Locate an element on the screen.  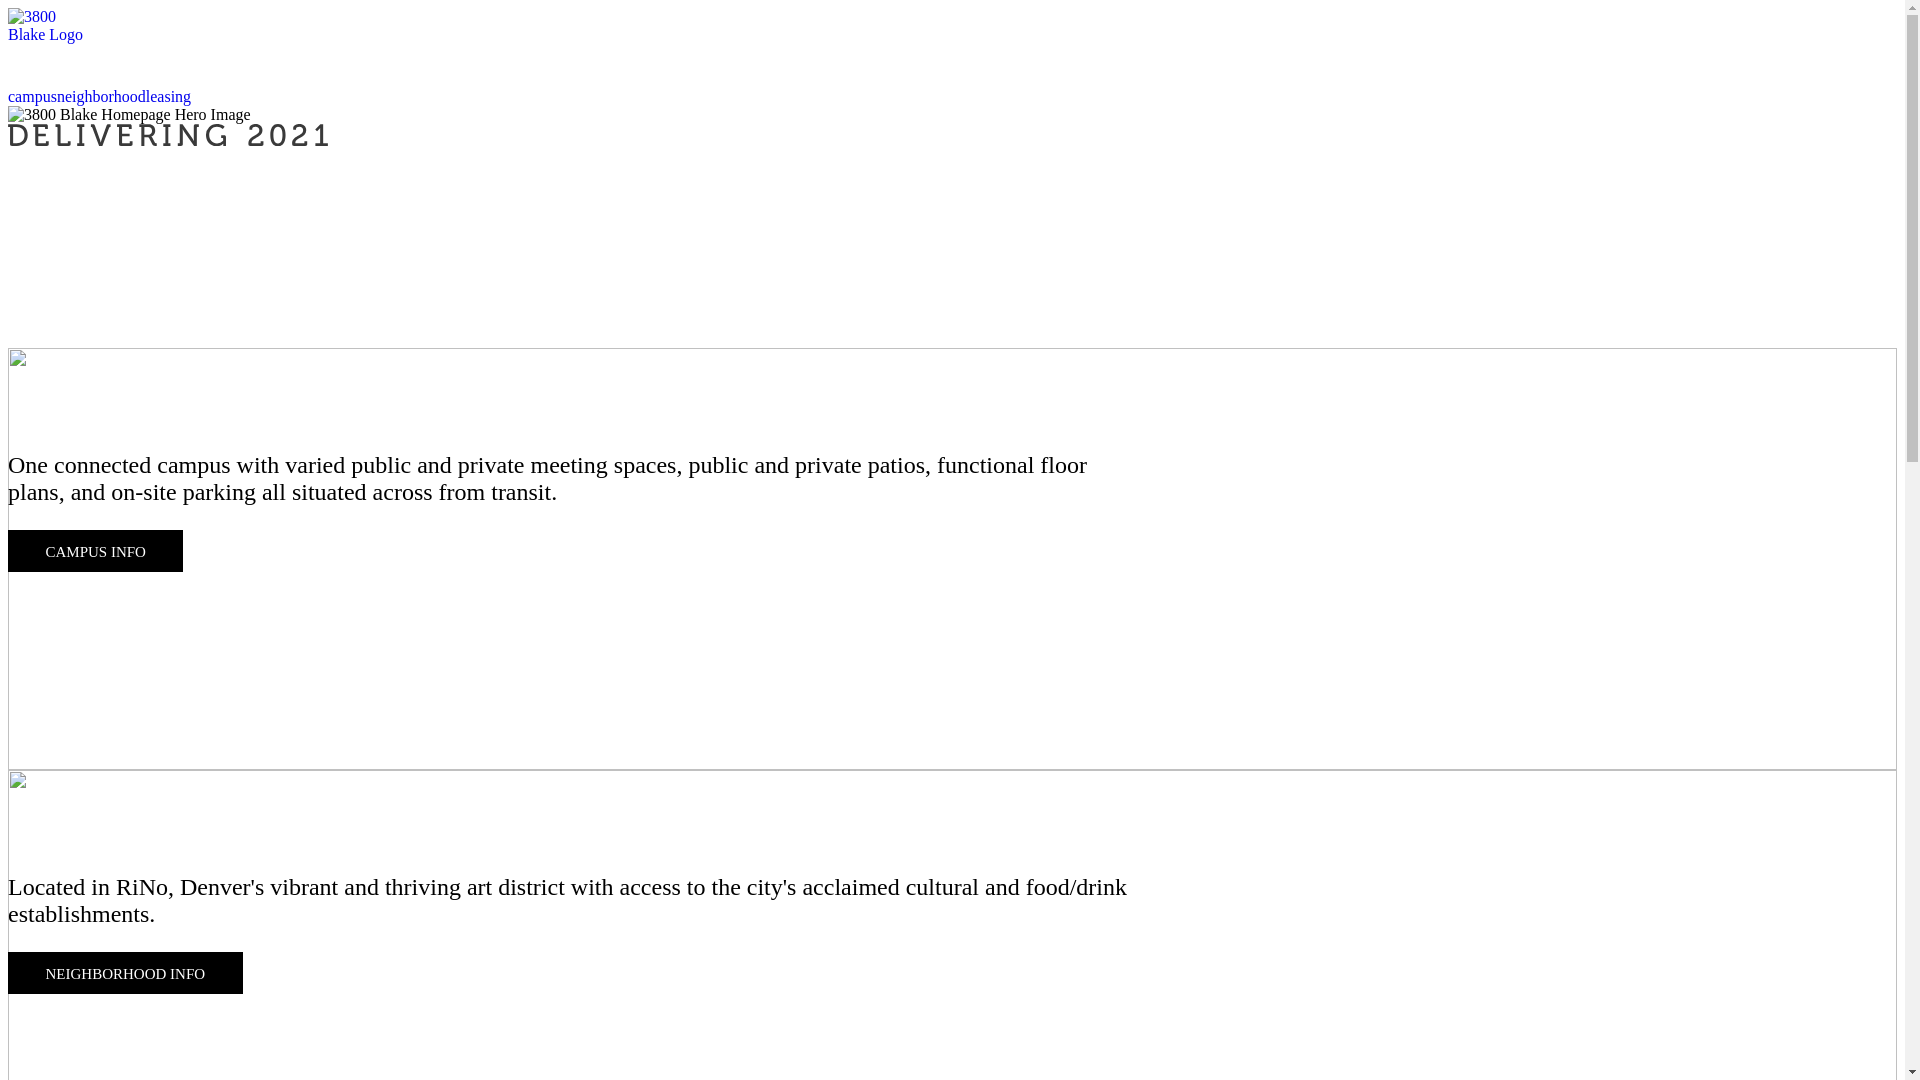
'CAMPUS INFO' is located at coordinates (94, 551).